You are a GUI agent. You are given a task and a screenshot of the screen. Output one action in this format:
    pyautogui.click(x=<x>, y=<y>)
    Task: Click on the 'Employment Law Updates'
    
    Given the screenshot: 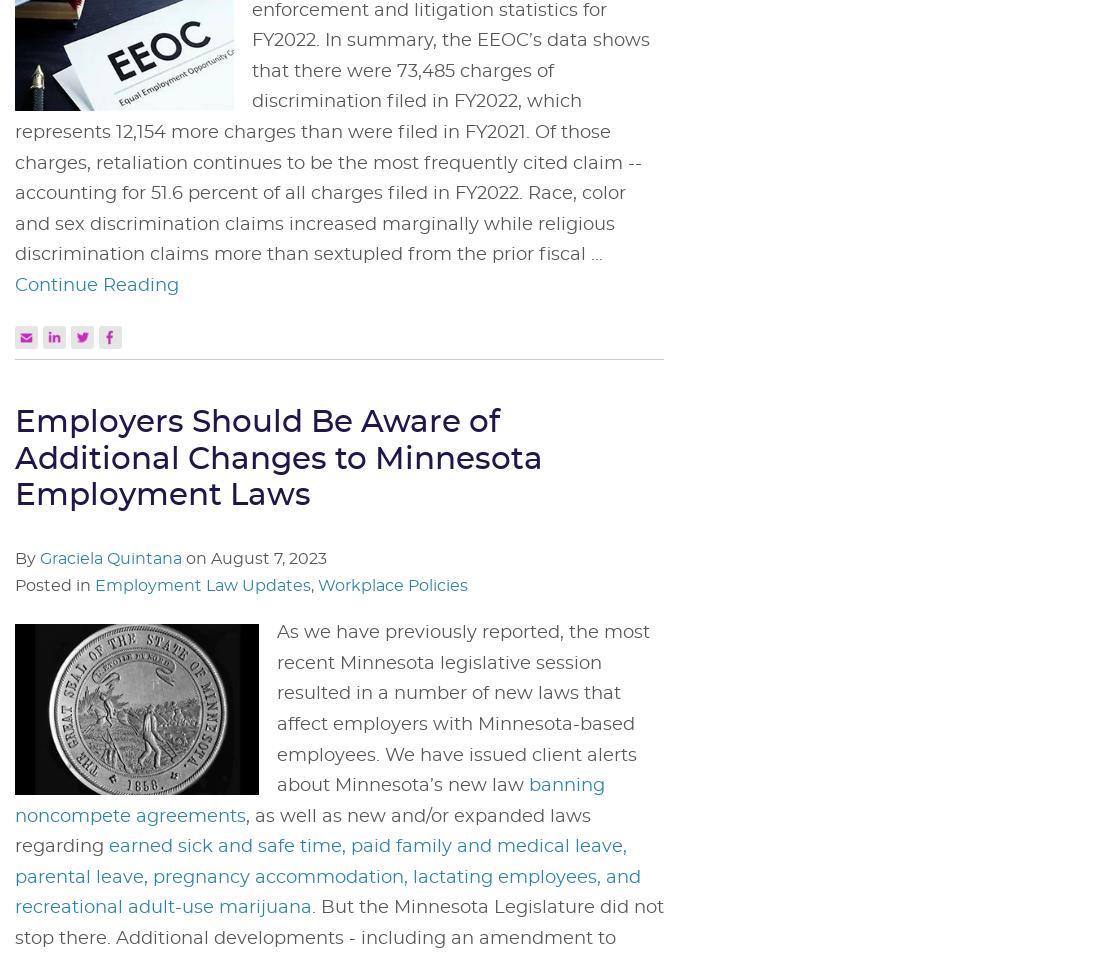 What is the action you would take?
    pyautogui.click(x=201, y=585)
    